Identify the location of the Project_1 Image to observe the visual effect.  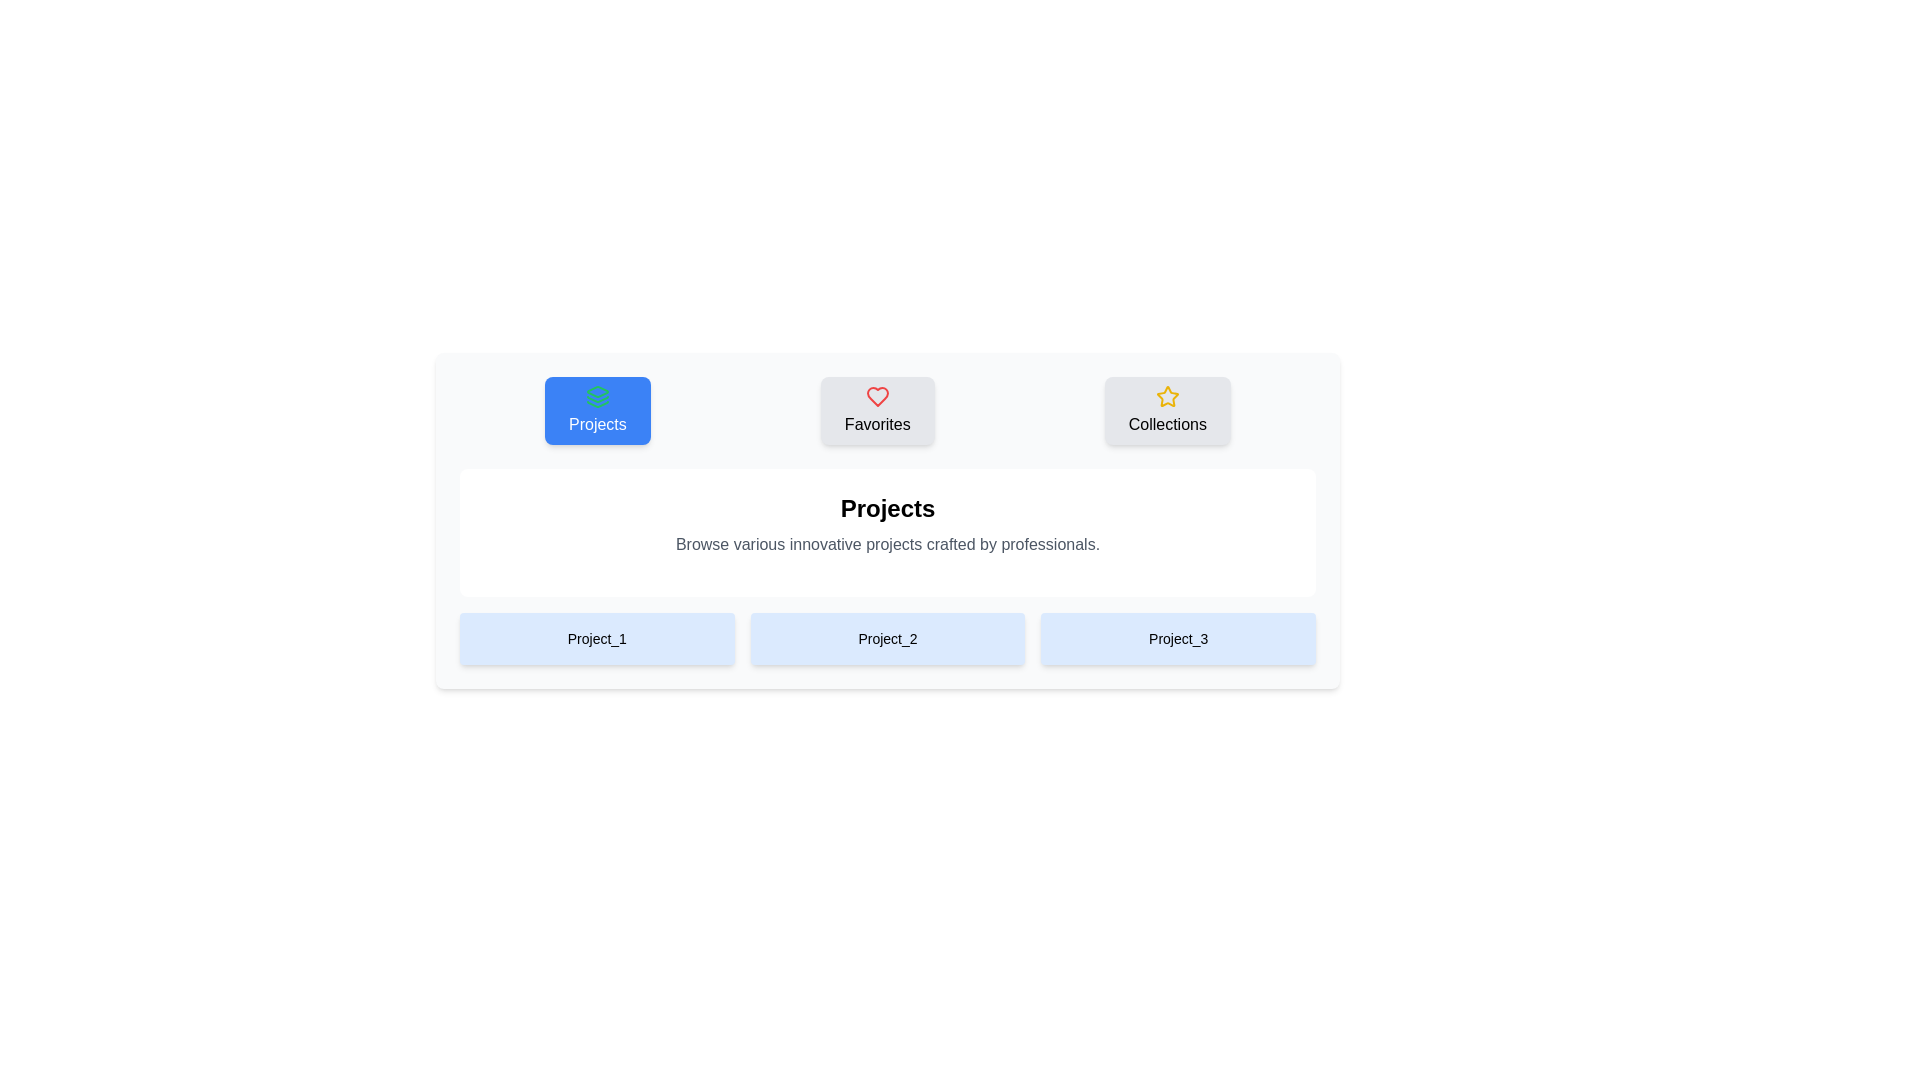
(596, 639).